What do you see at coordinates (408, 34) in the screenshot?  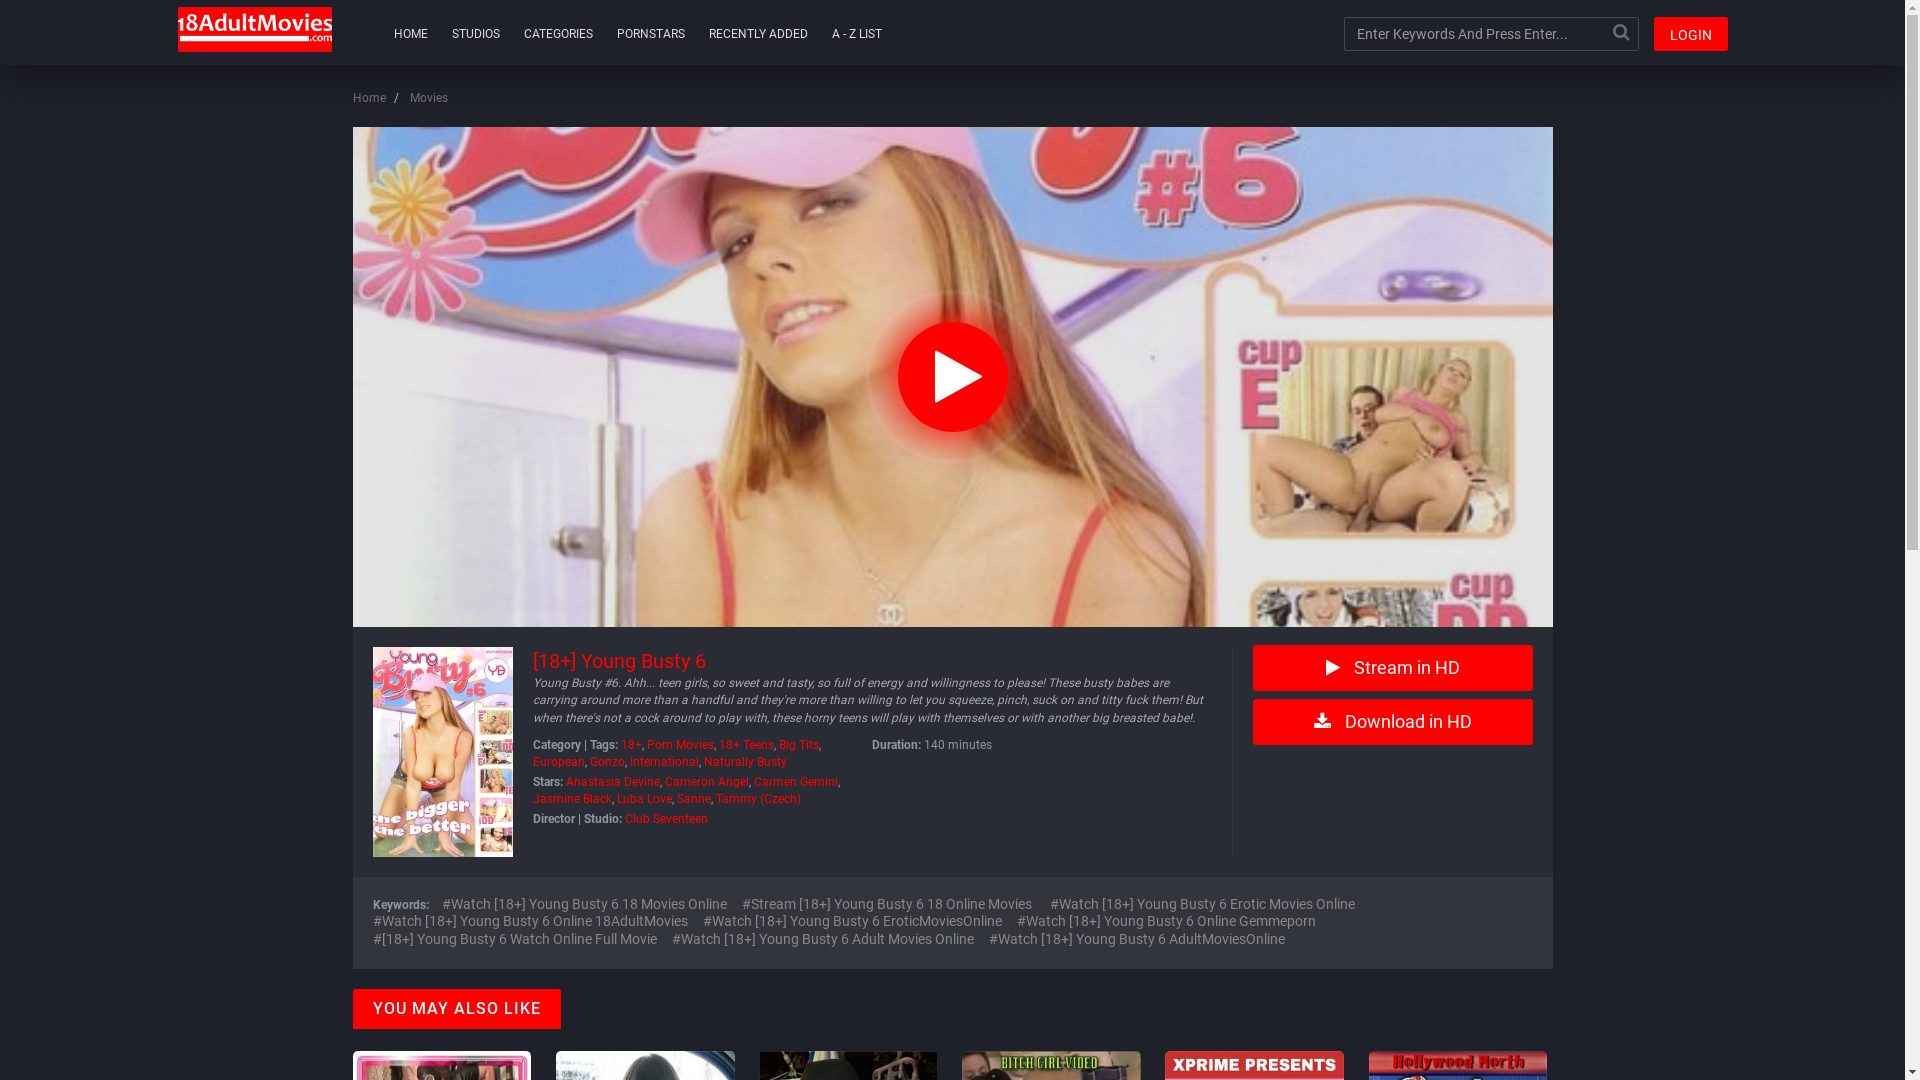 I see `'HOME'` at bounding box center [408, 34].